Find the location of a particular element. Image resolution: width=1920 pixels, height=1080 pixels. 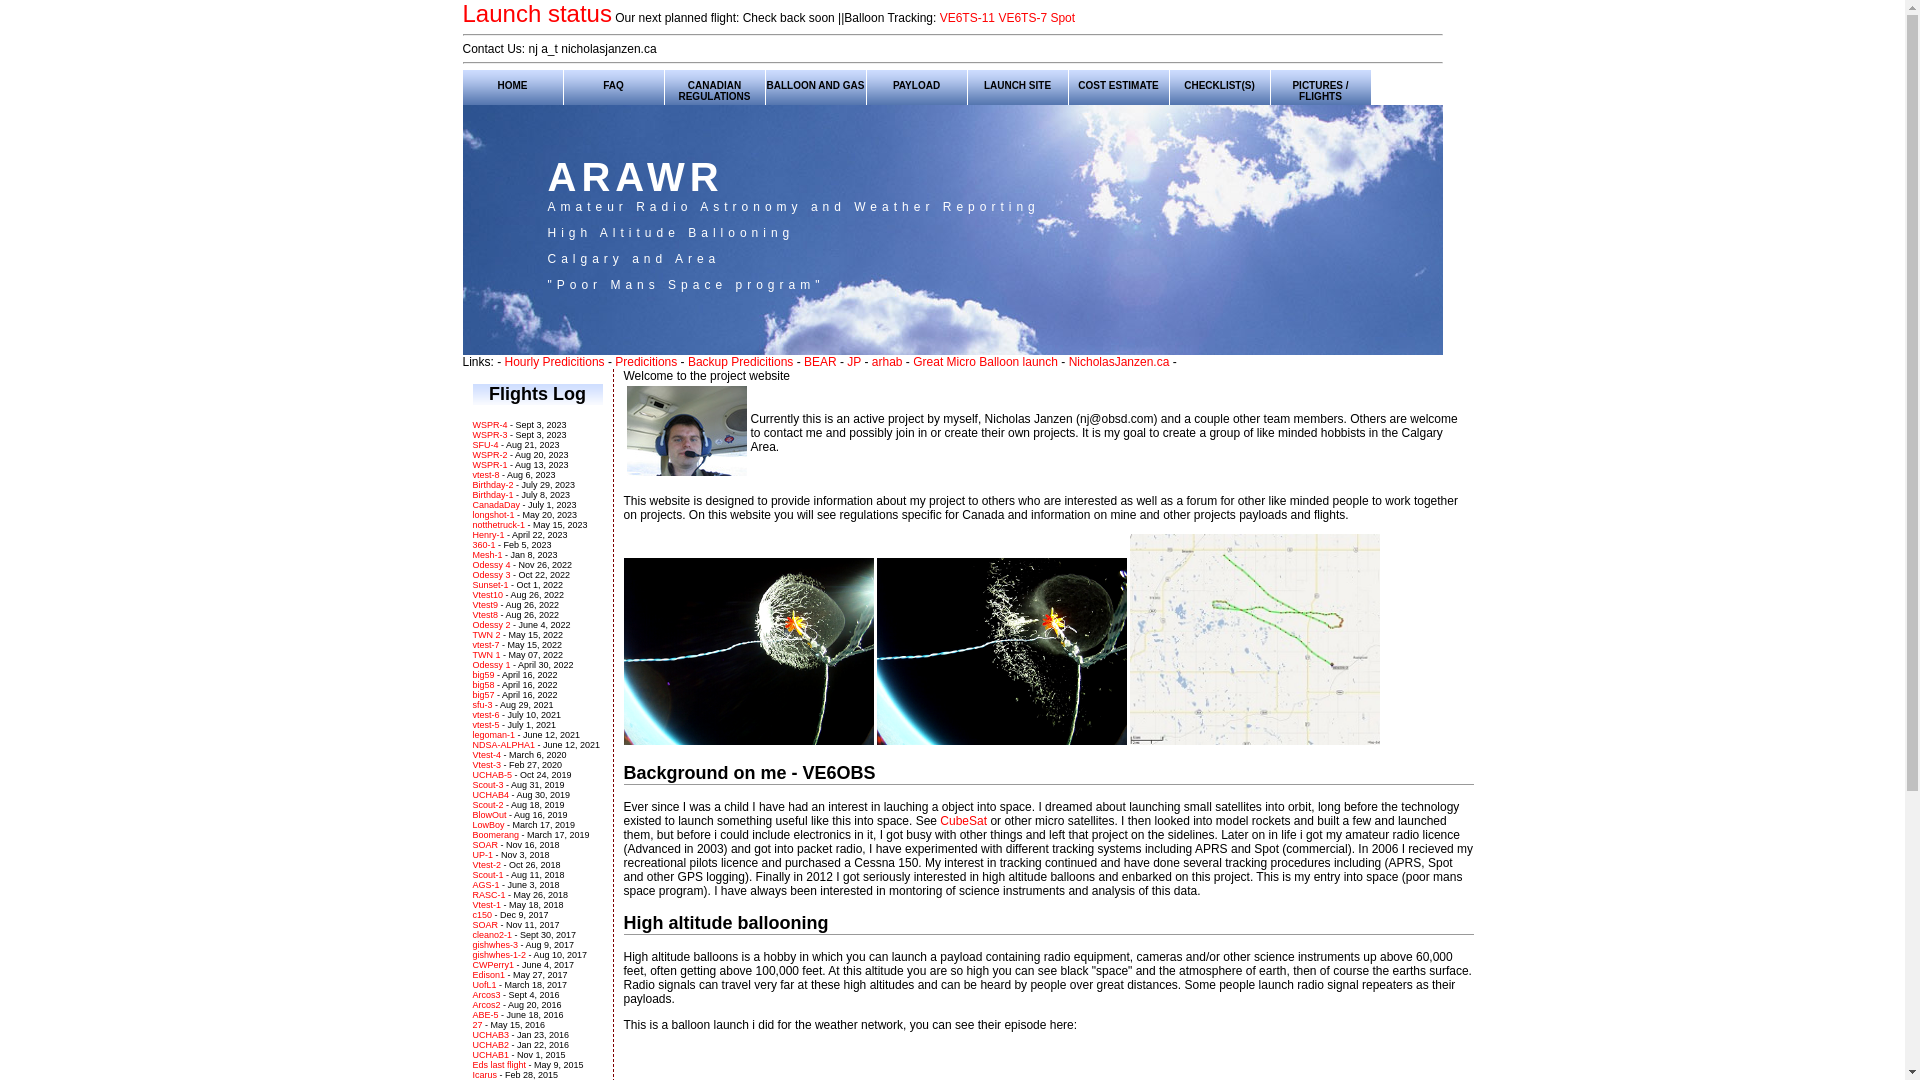

'CanadaDay' is located at coordinates (495, 504).